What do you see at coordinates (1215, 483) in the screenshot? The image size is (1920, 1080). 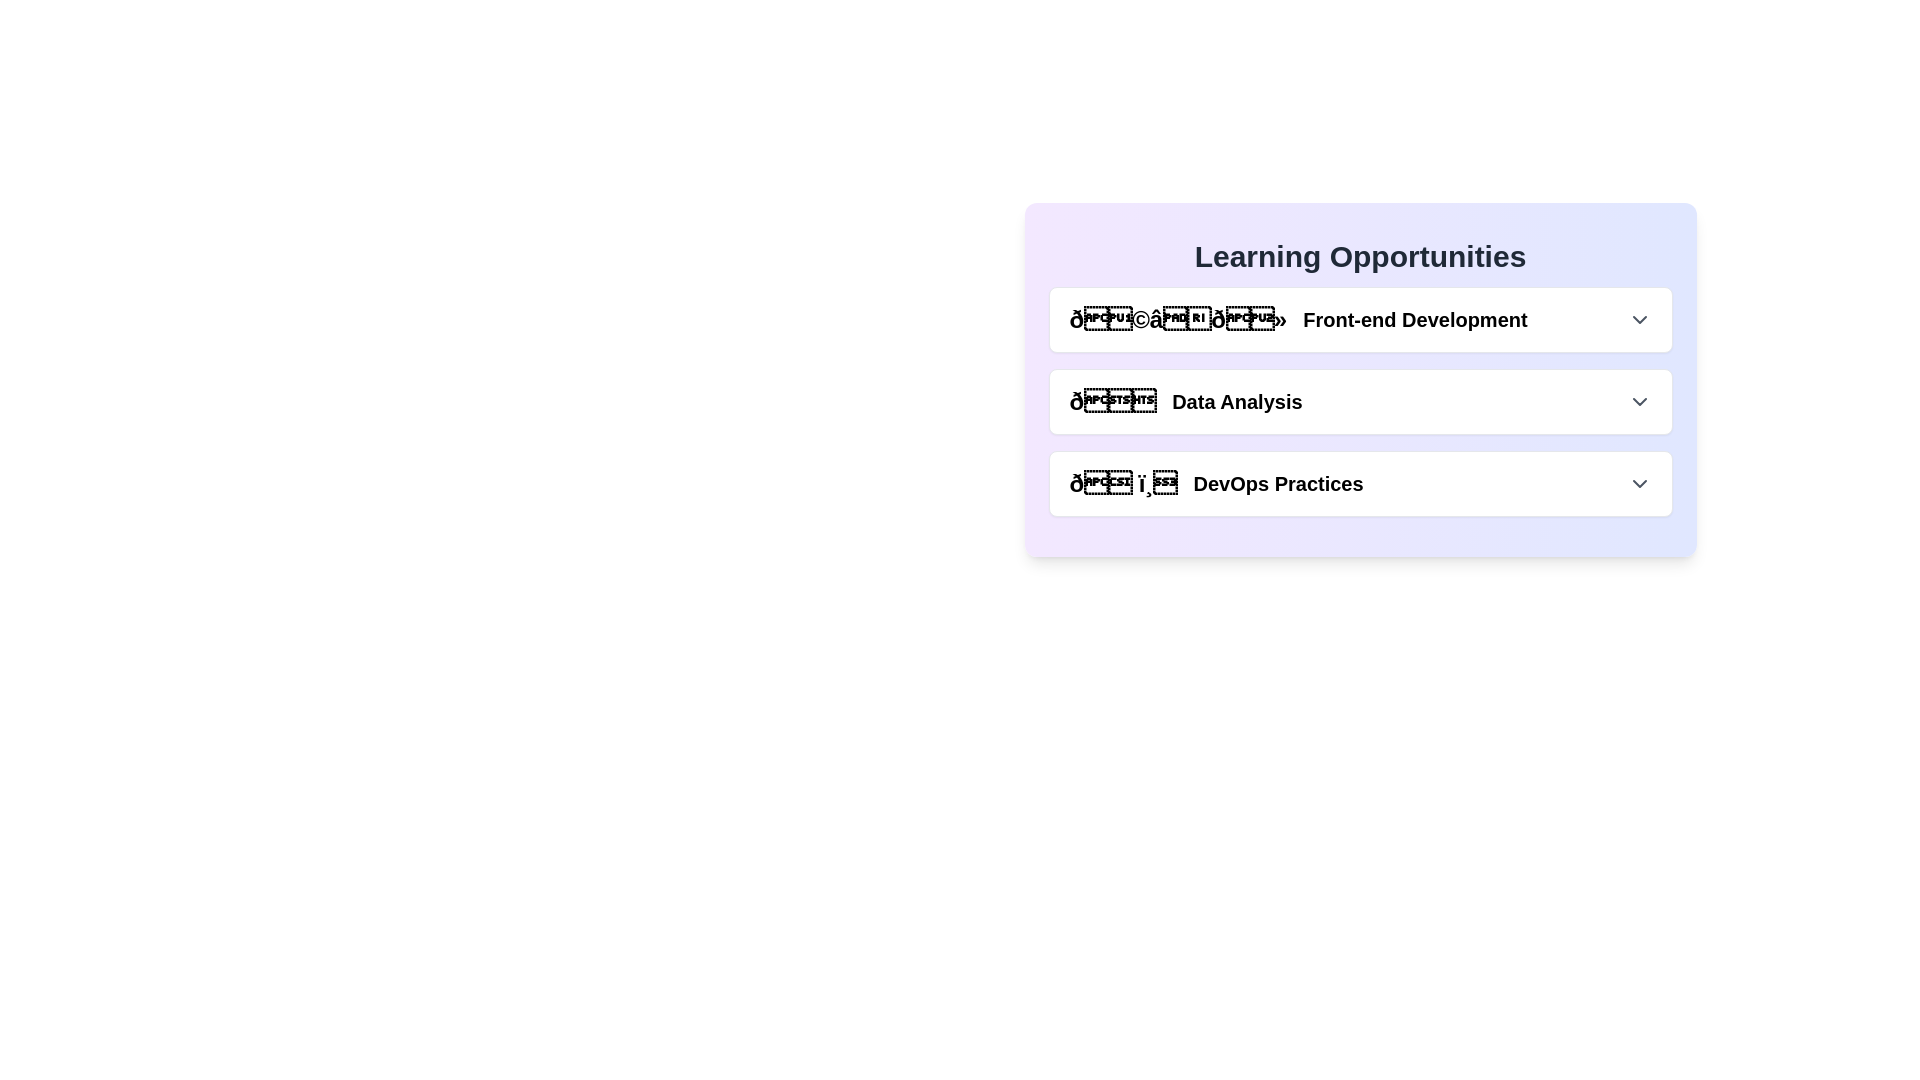 I see `the interactive header for the 'DevOps Practices' section` at bounding box center [1215, 483].